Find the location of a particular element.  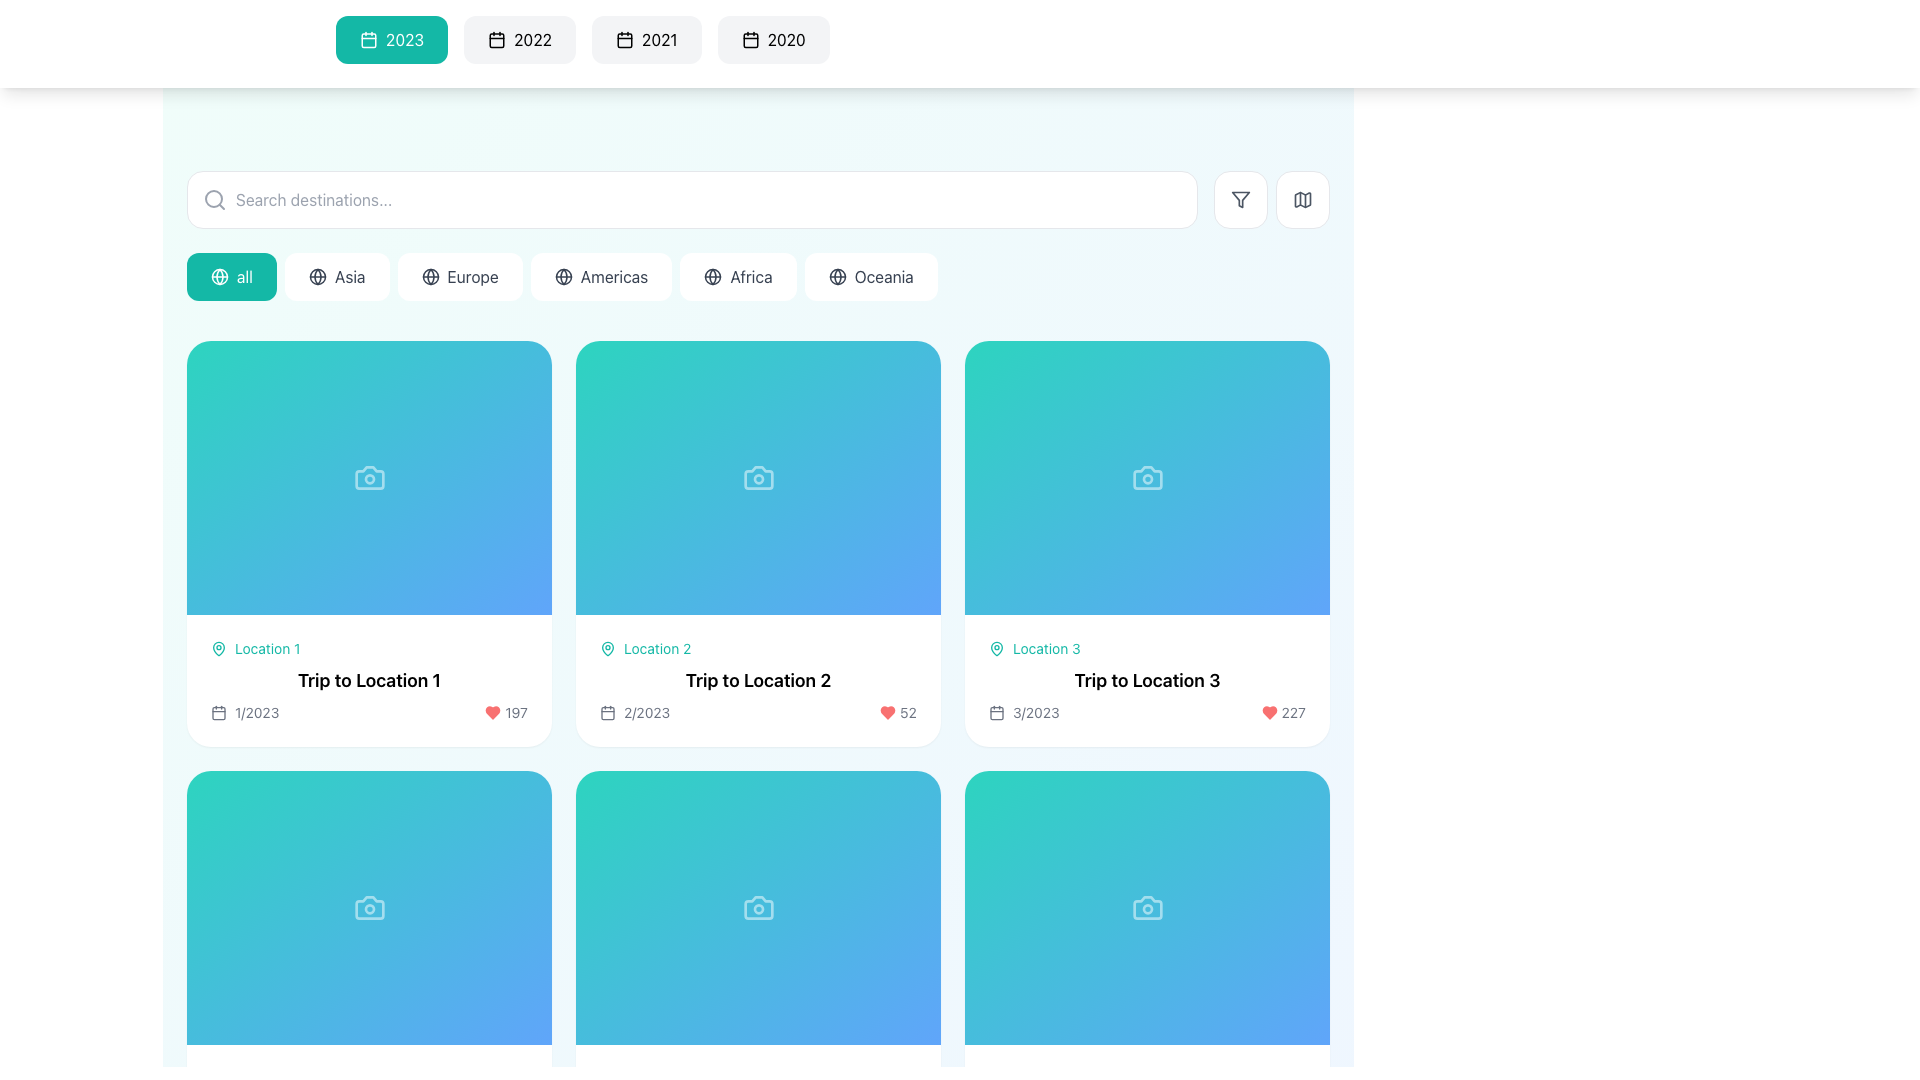

the 'Oceania' region filter button, which is the sixth button in a horizontal list of region buttons, located at the far right of the list is located at coordinates (871, 277).